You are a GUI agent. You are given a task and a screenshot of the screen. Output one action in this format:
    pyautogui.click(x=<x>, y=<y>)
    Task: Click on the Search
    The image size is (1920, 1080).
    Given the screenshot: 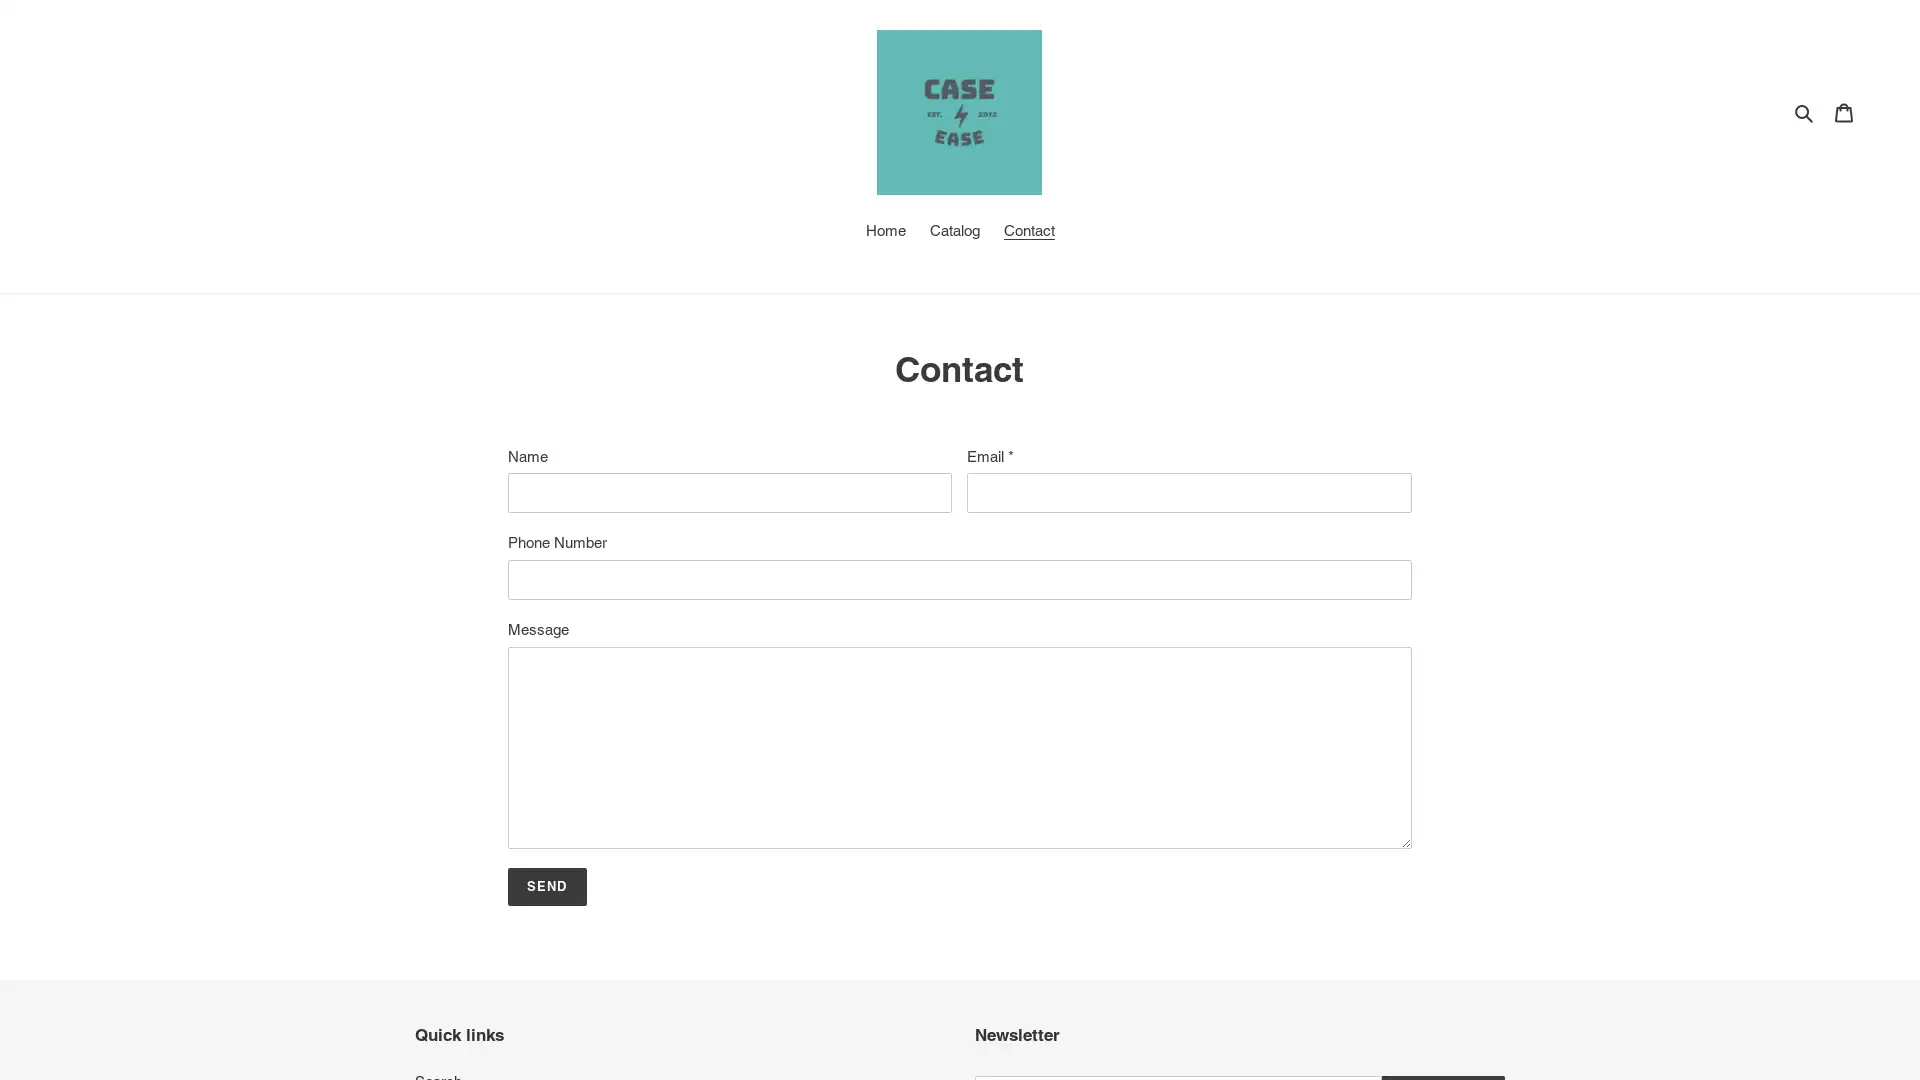 What is the action you would take?
    pyautogui.click(x=1804, y=111)
    